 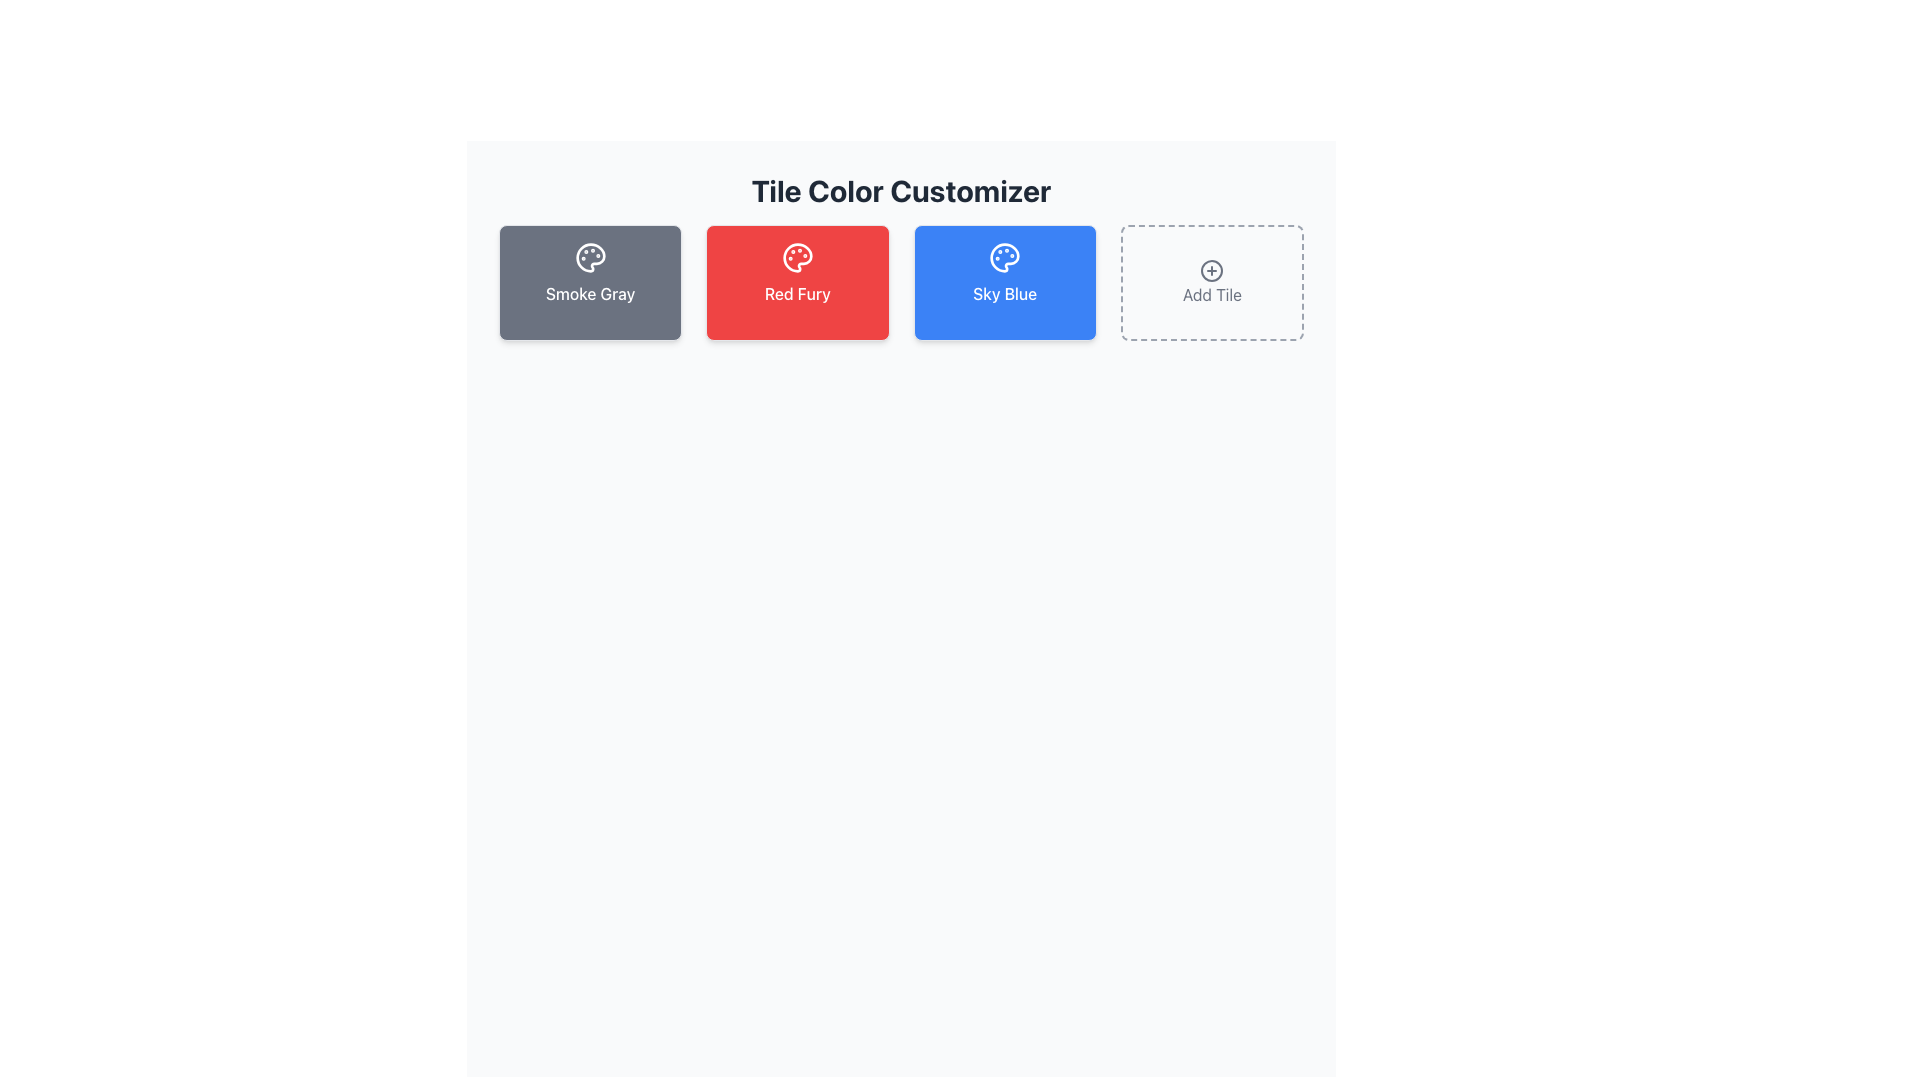 I want to click on the 'Add Tile' button, so click(x=1211, y=282).